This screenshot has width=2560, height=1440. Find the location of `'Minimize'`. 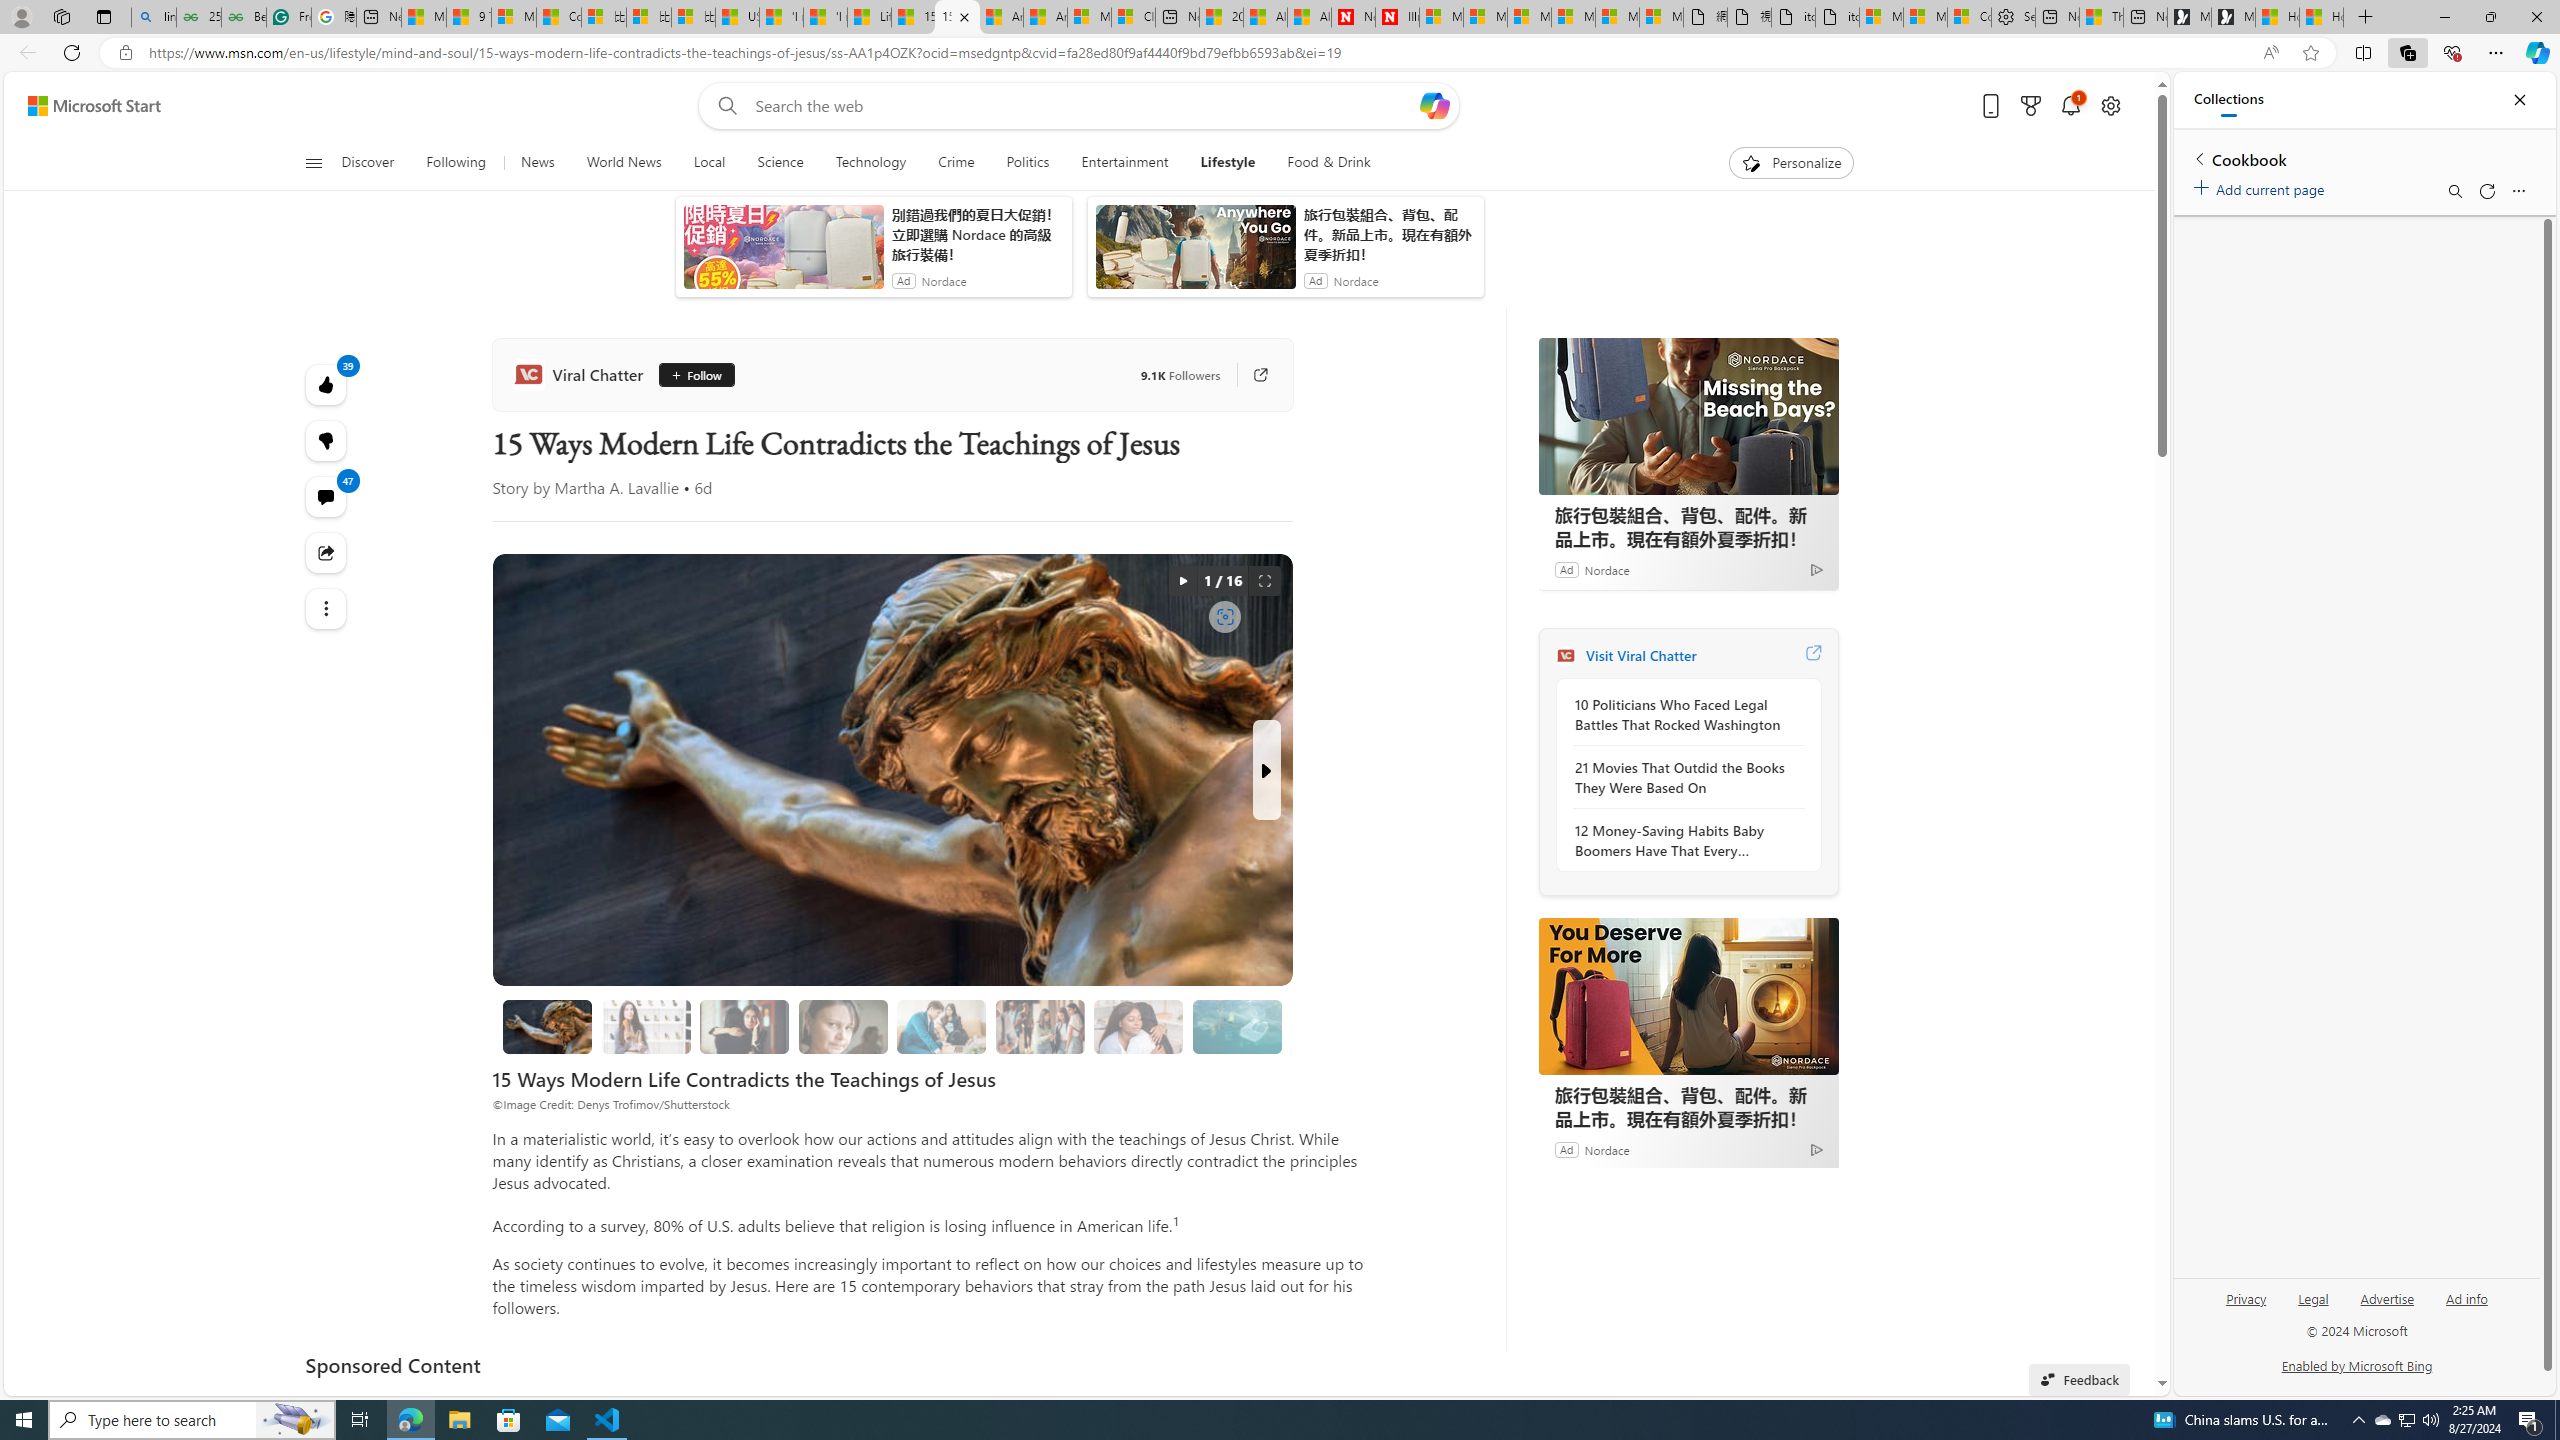

'Minimize' is located at coordinates (2443, 16).